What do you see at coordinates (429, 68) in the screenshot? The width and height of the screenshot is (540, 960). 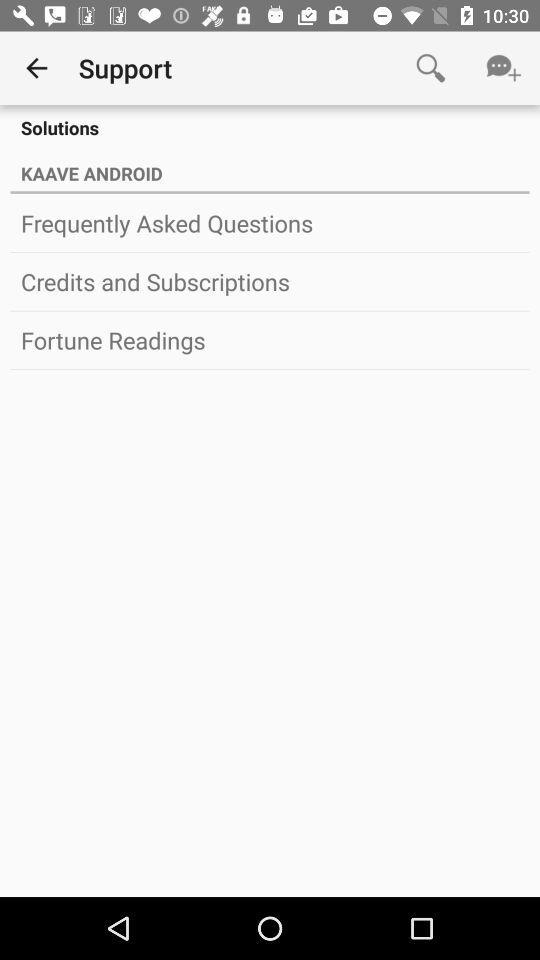 I see `the item to the right of the support item` at bounding box center [429, 68].